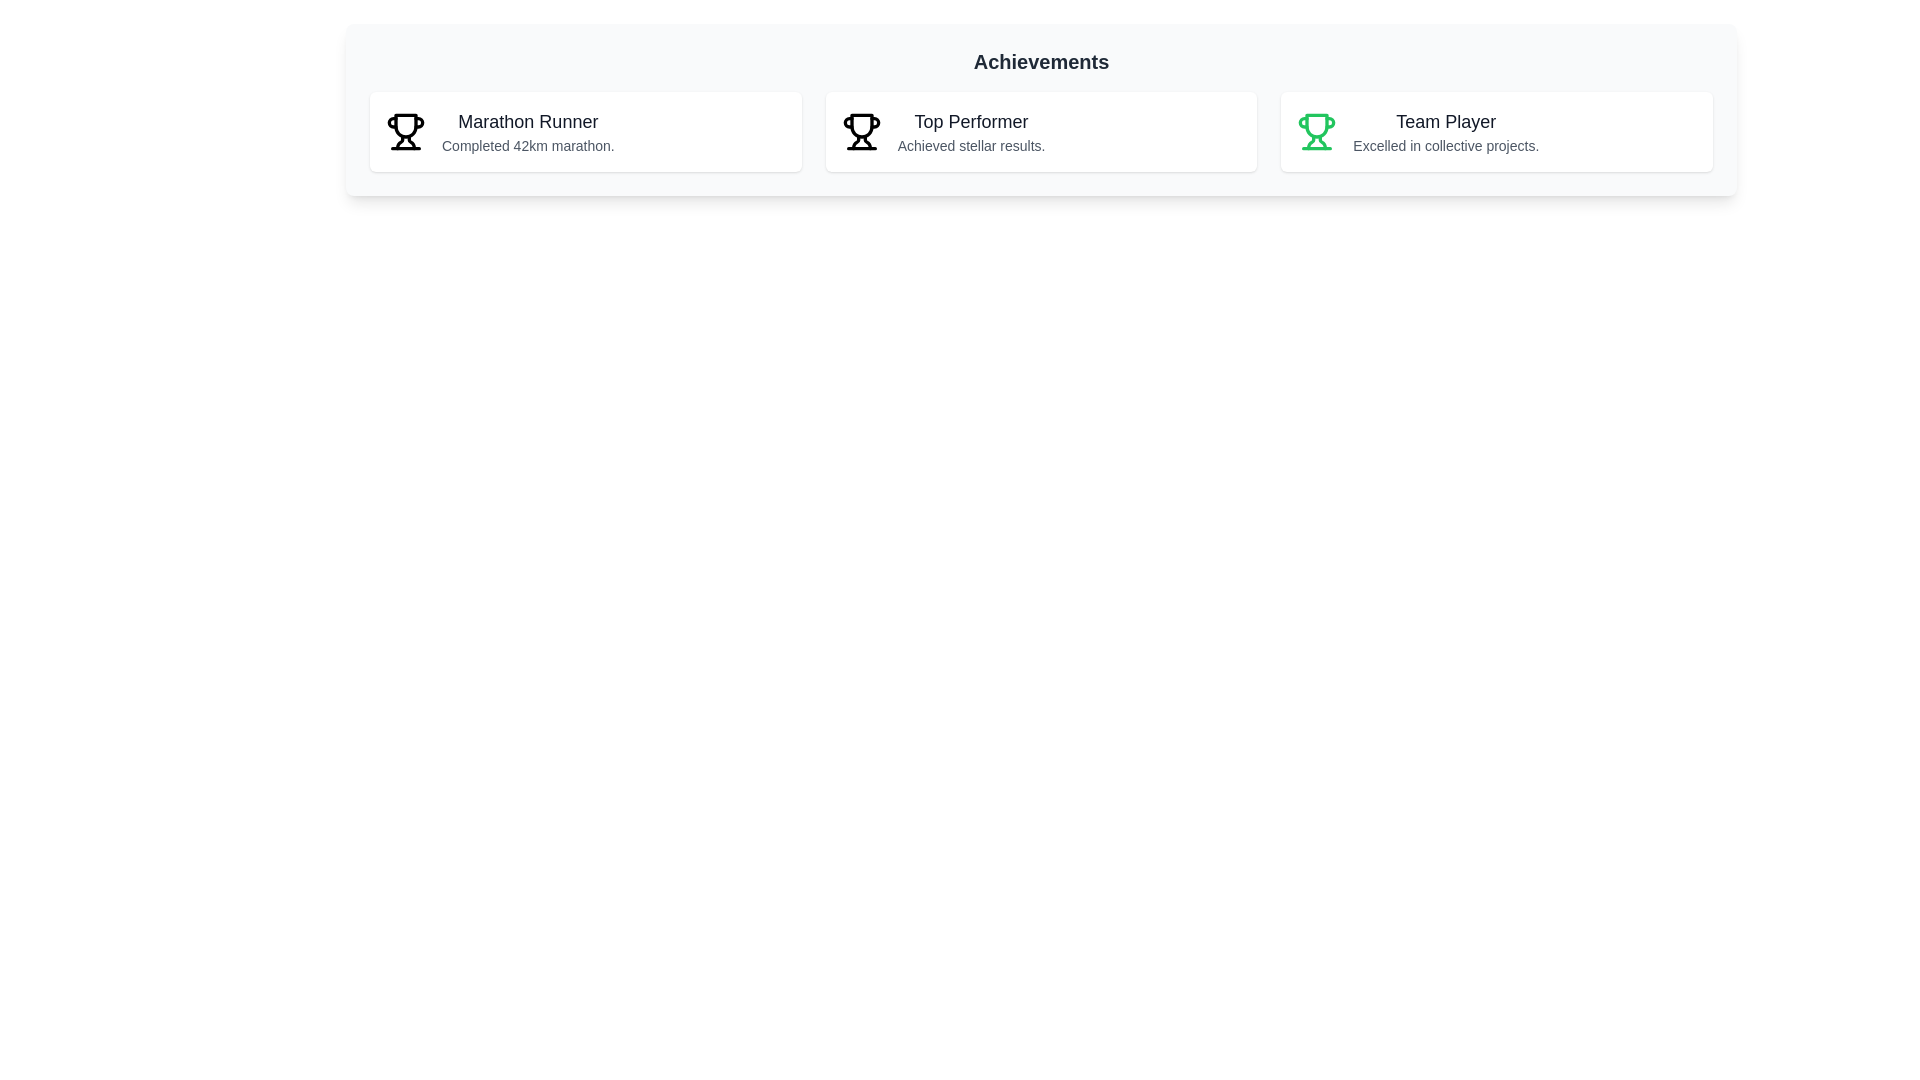  Describe the element at coordinates (528, 131) in the screenshot. I see `the static text display component that provides information about a person's achievement of completing a marathon, located in the leftmost section of a horizontally aligned set of three sections` at that location.